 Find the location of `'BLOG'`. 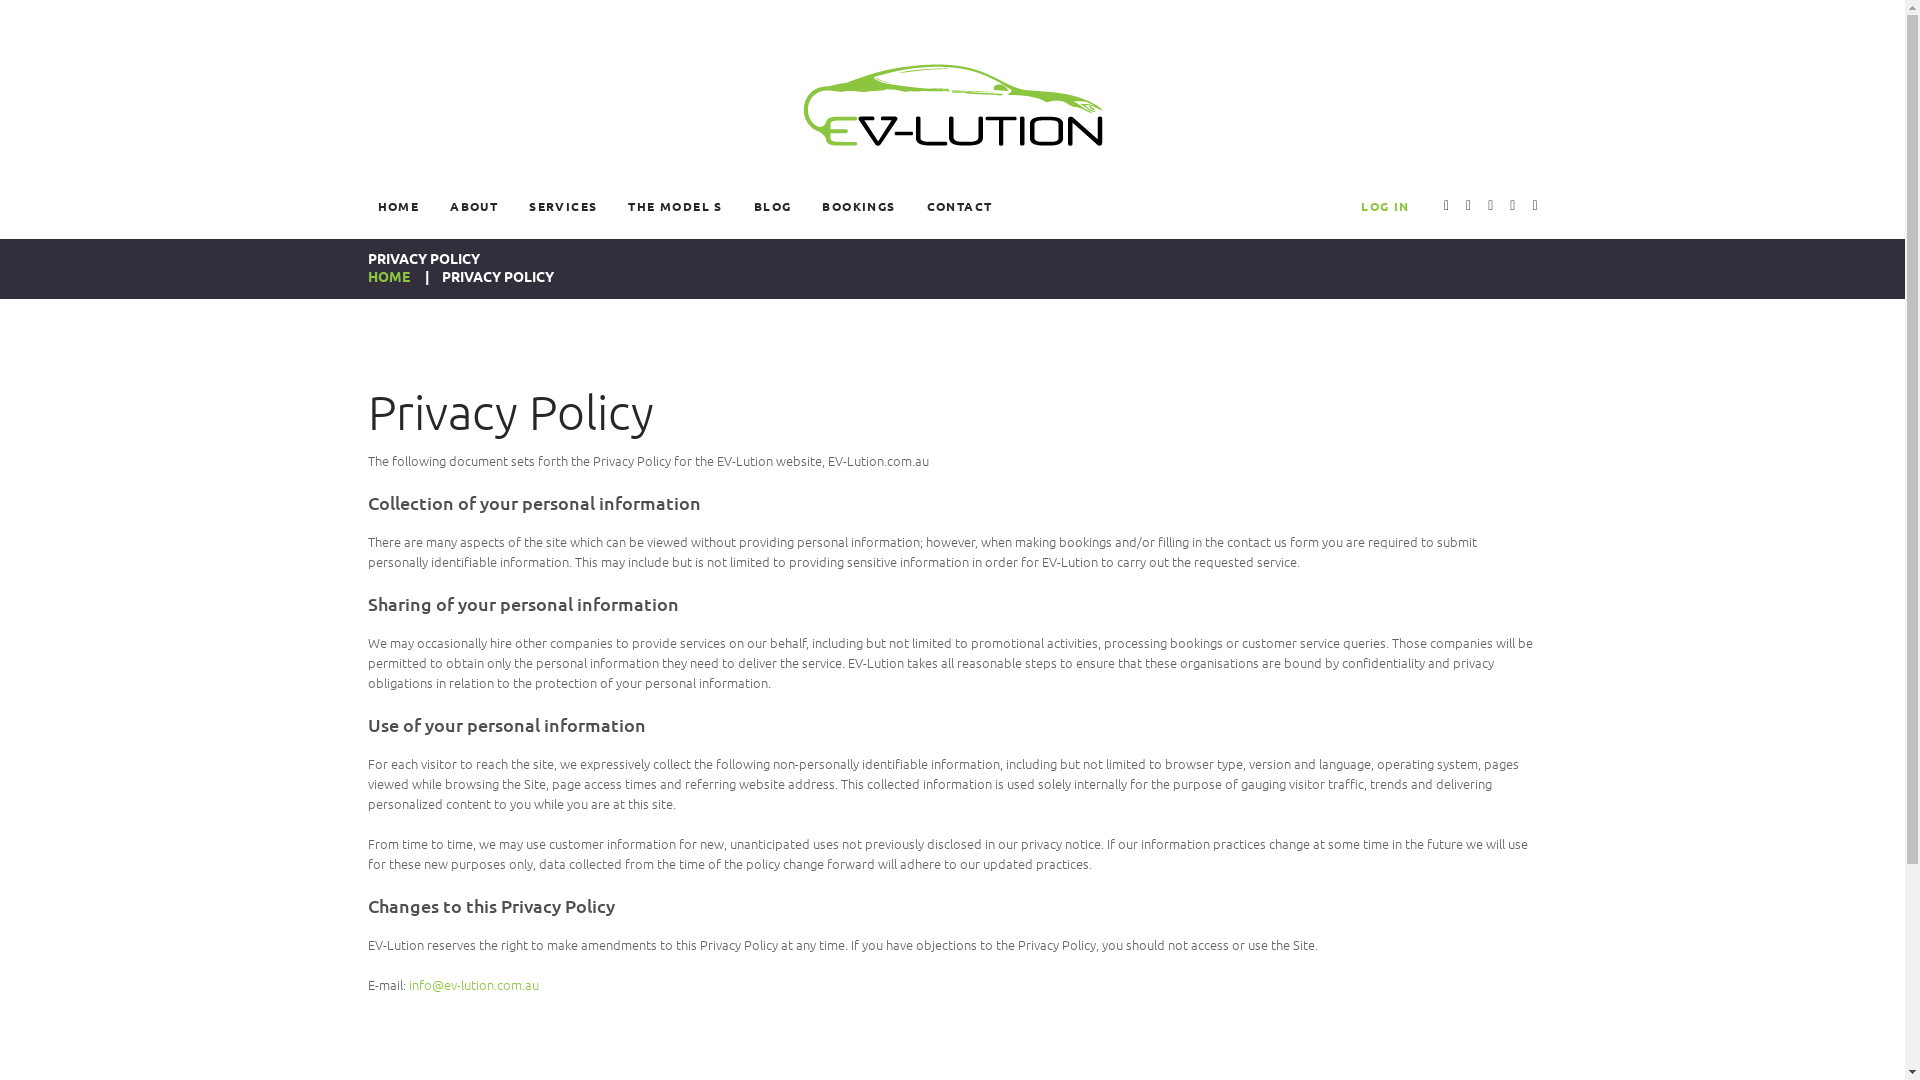

'BLOG' is located at coordinates (771, 205).